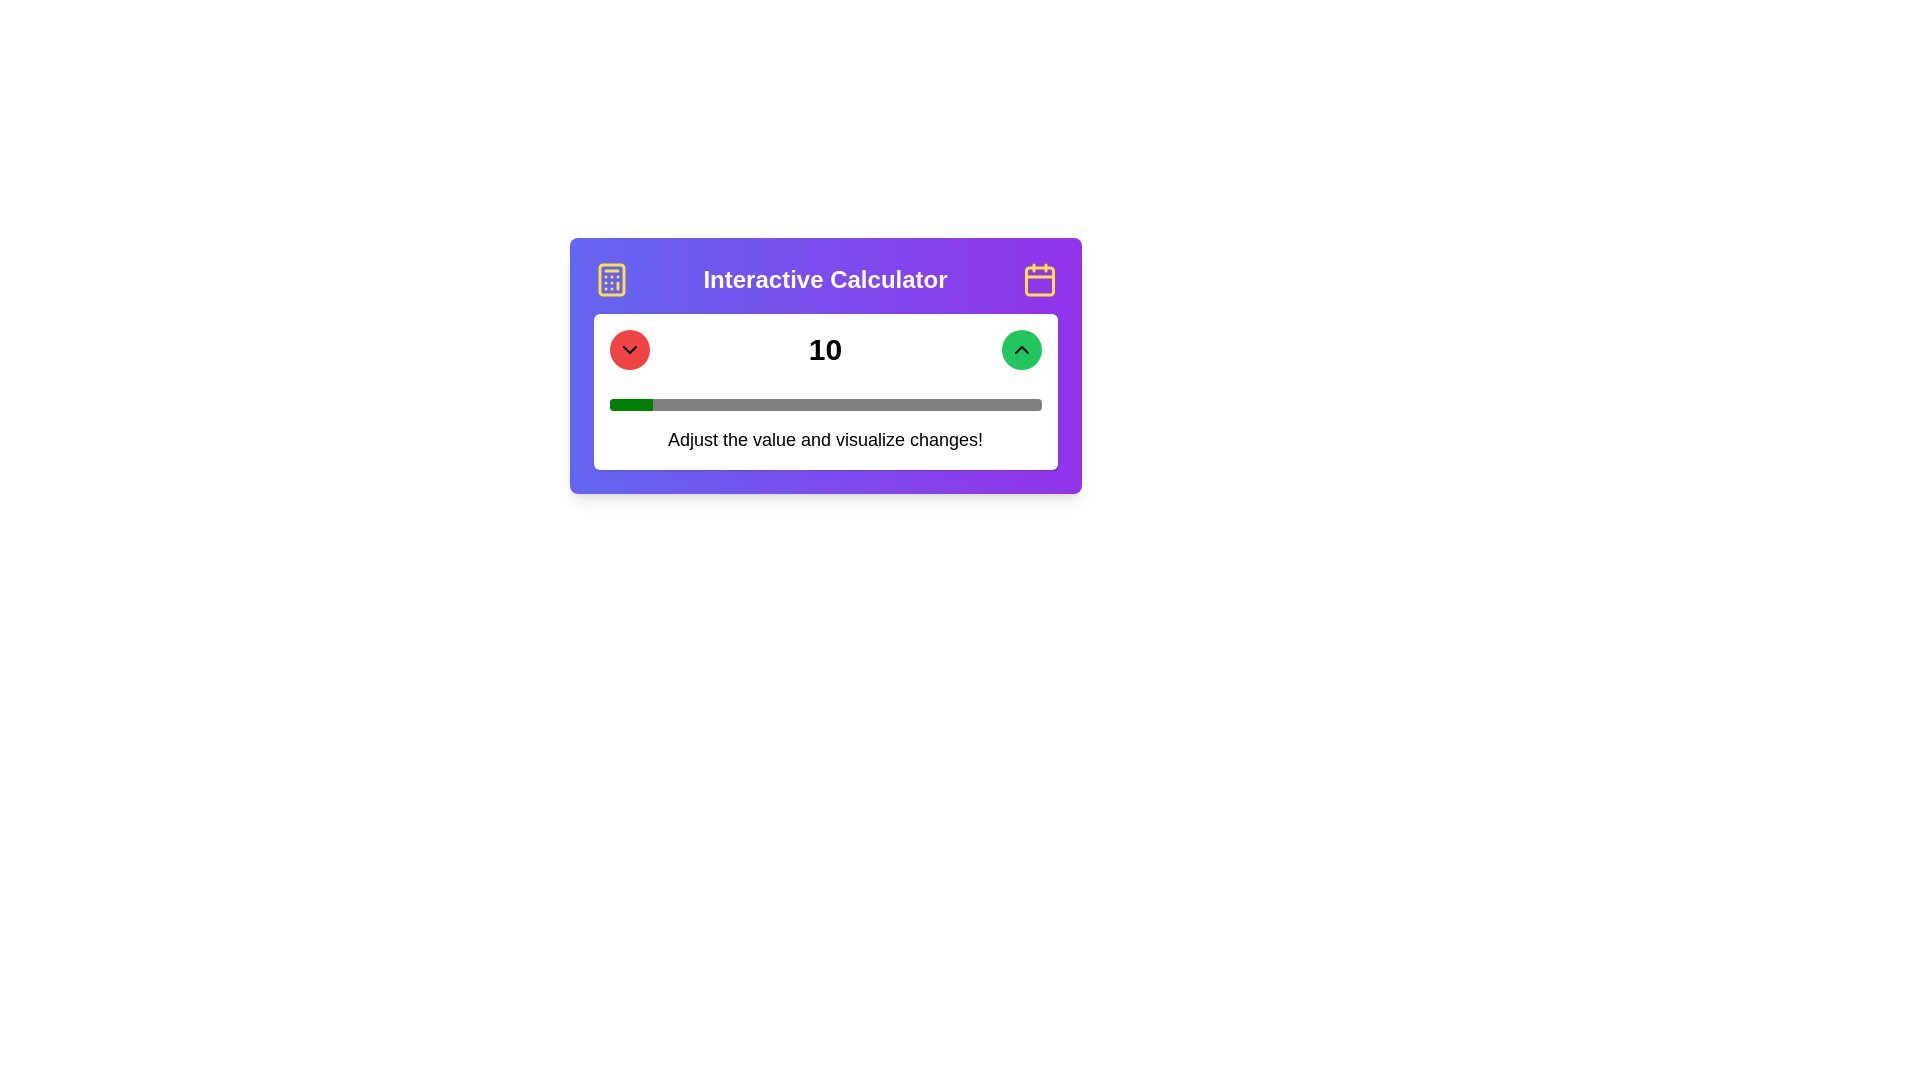 Image resolution: width=1920 pixels, height=1080 pixels. I want to click on SVG rectangle located within the calculator icon at the top-left corner of the purple card labeled 'Interactive Calculator.', so click(610, 280).